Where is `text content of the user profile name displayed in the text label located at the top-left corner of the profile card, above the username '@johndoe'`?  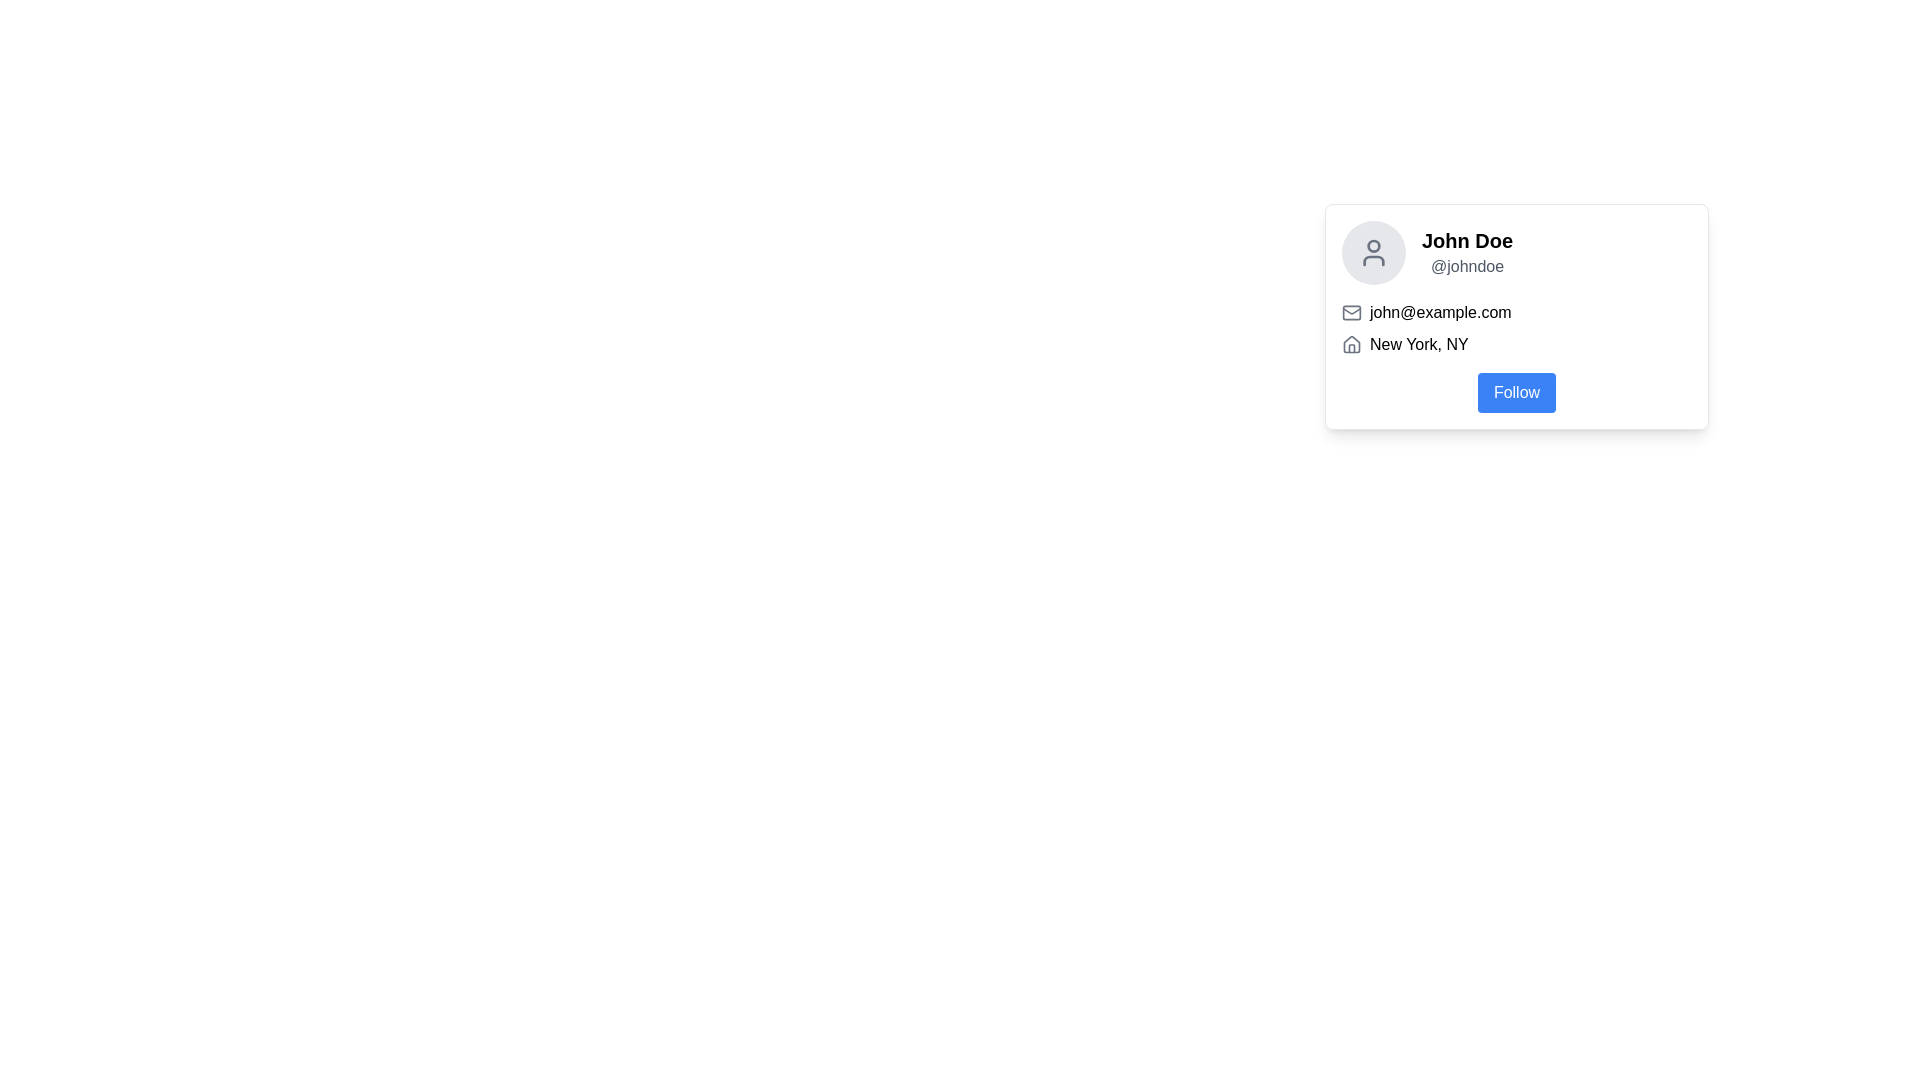
text content of the user profile name displayed in the text label located at the top-left corner of the profile card, above the username '@johndoe' is located at coordinates (1467, 239).